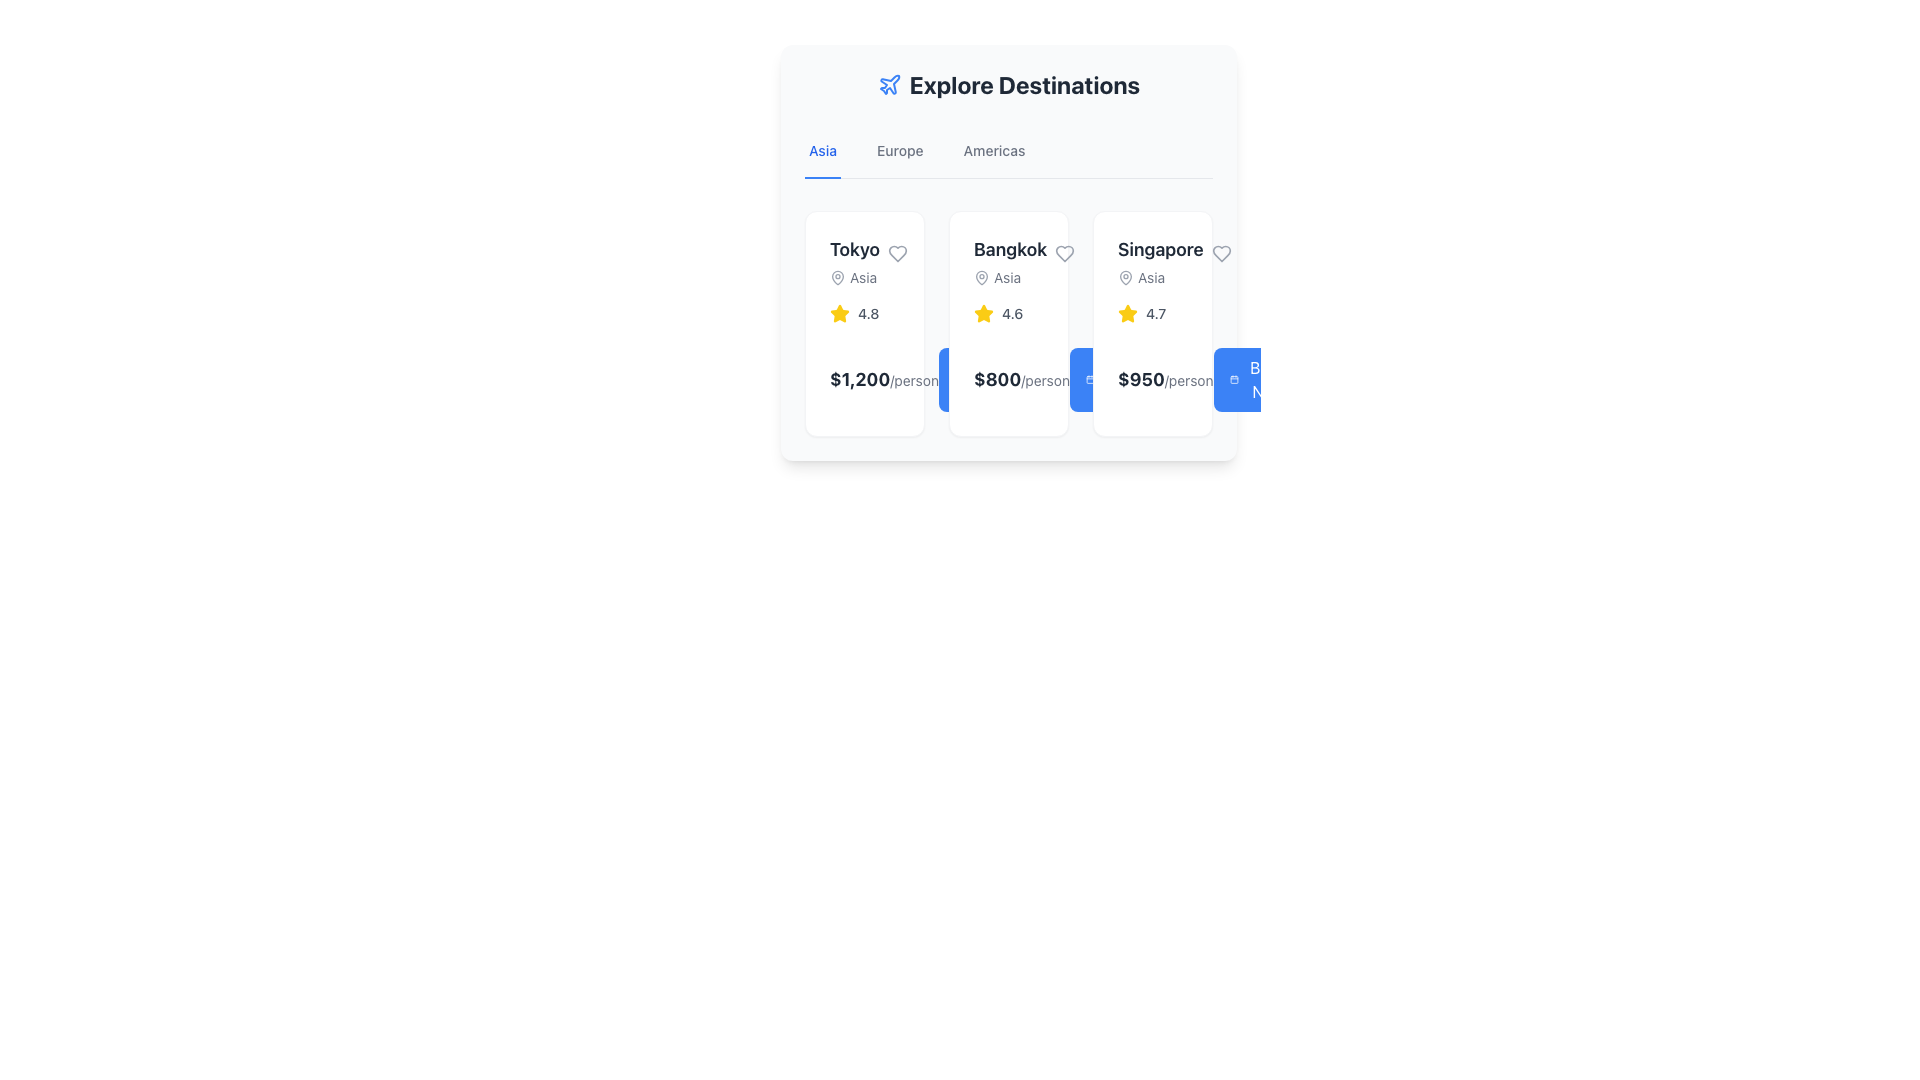 Image resolution: width=1920 pixels, height=1080 pixels. Describe the element at coordinates (1008, 150) in the screenshot. I see `the tab in the Tab Navigation Bar located centrally at the top of the 'Explore Destinations' card to switch content` at that location.